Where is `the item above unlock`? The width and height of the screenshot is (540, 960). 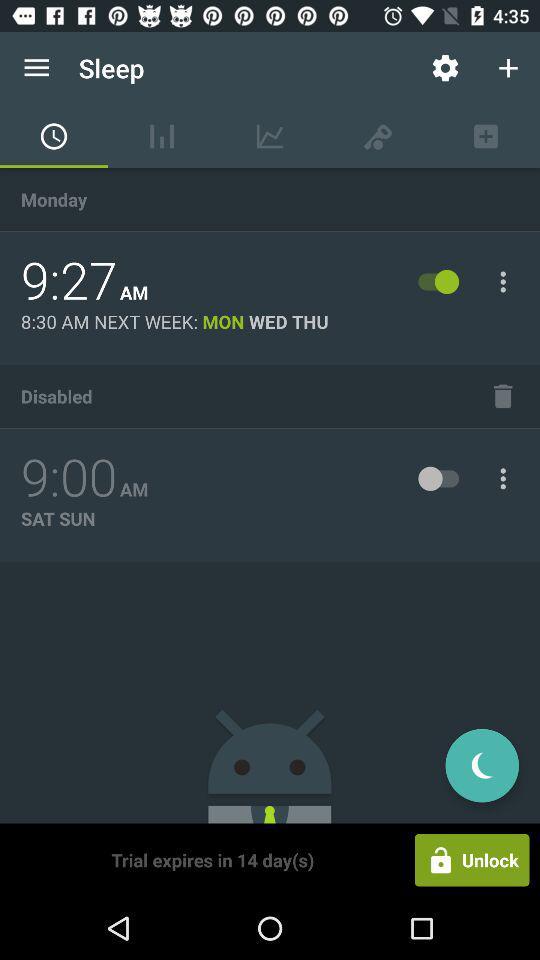
the item above unlock is located at coordinates (481, 764).